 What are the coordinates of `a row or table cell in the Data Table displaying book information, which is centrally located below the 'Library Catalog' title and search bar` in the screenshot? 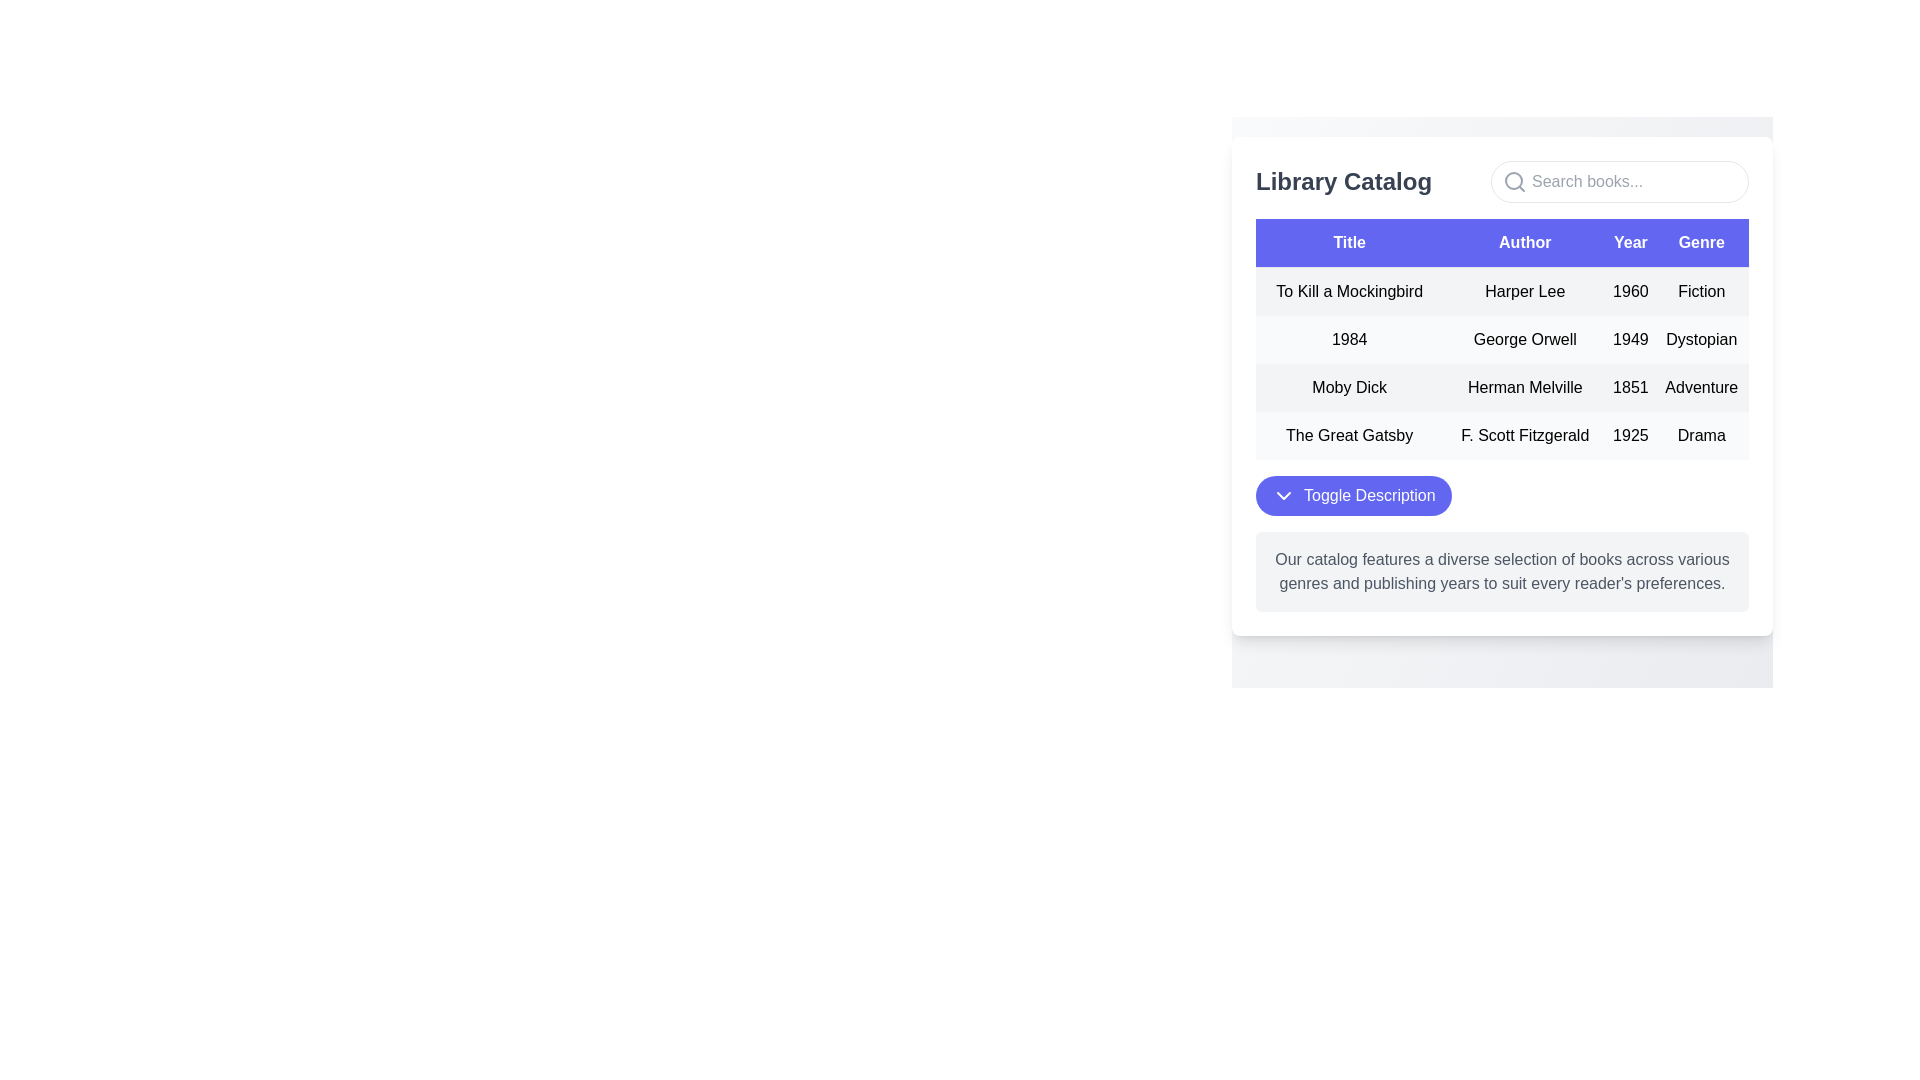 It's located at (1502, 363).